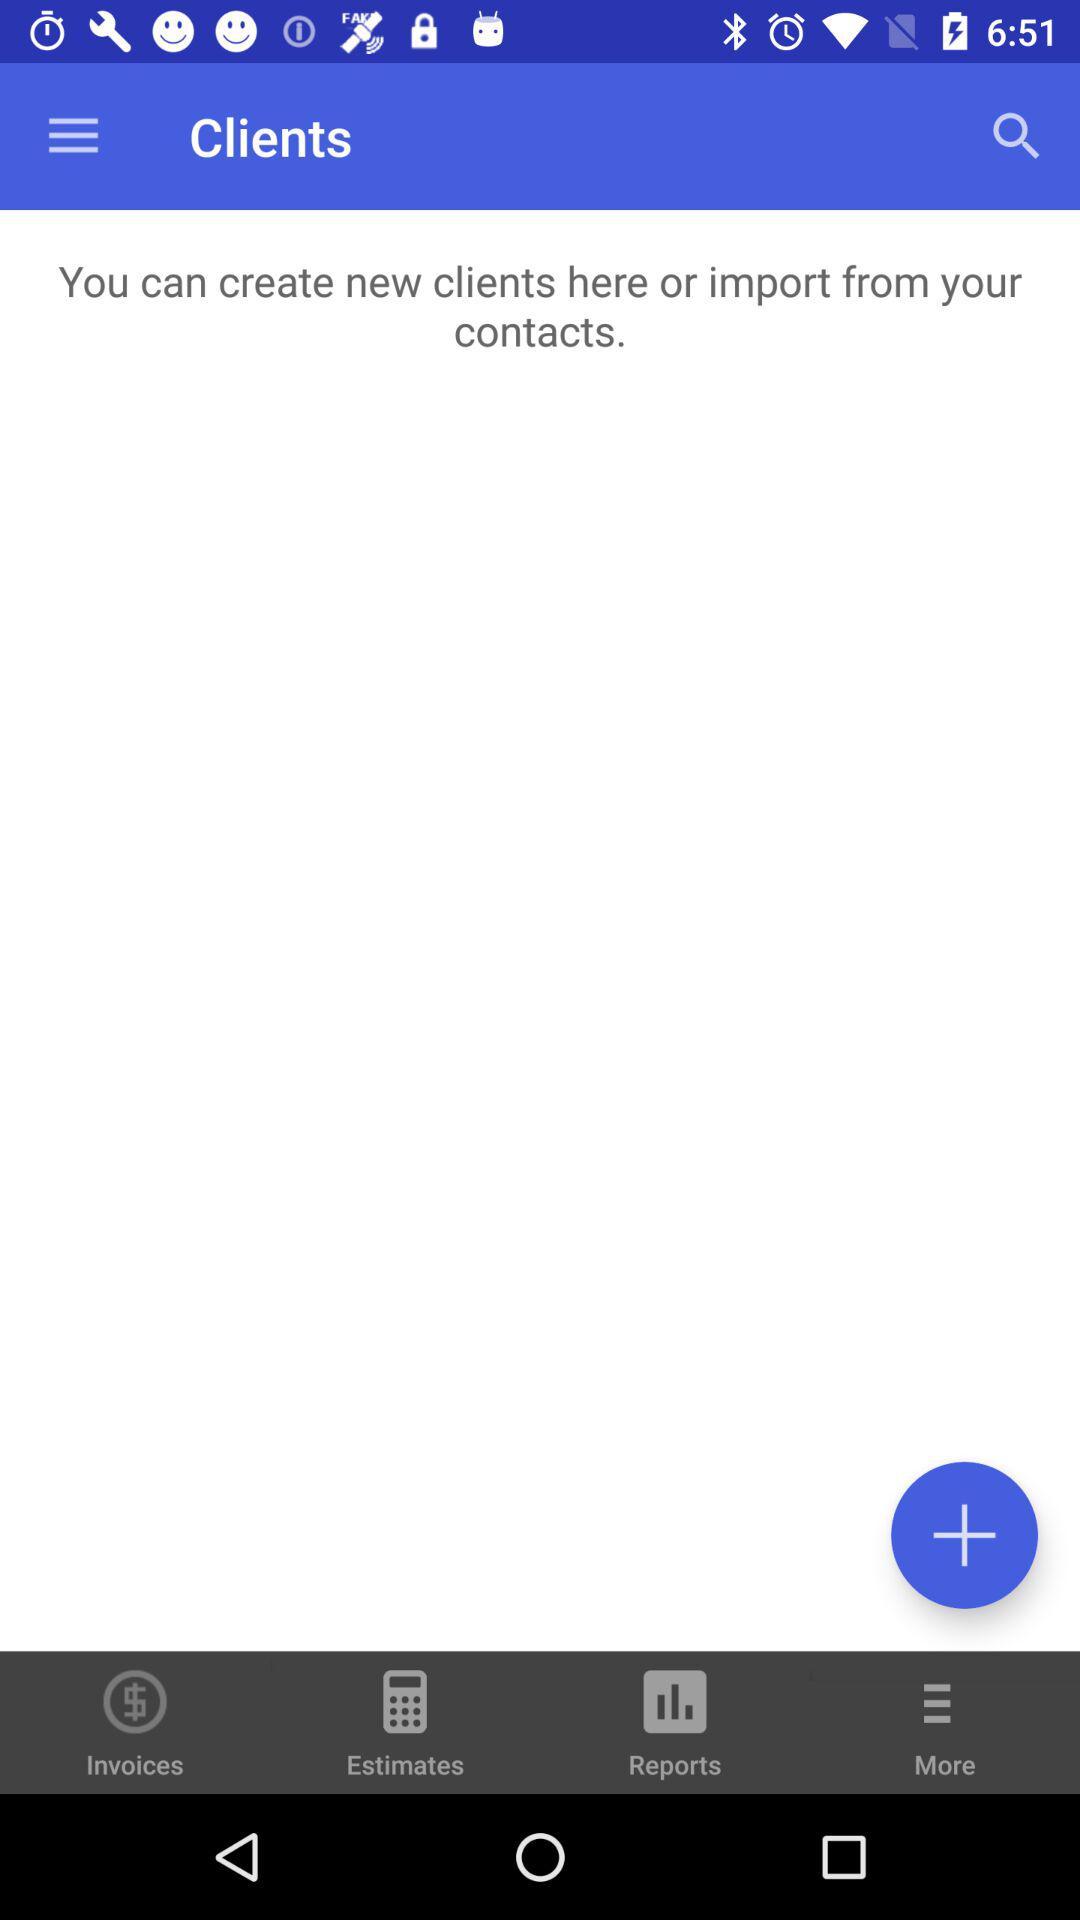  What do you see at coordinates (675, 1731) in the screenshot?
I see `the reports icon` at bounding box center [675, 1731].